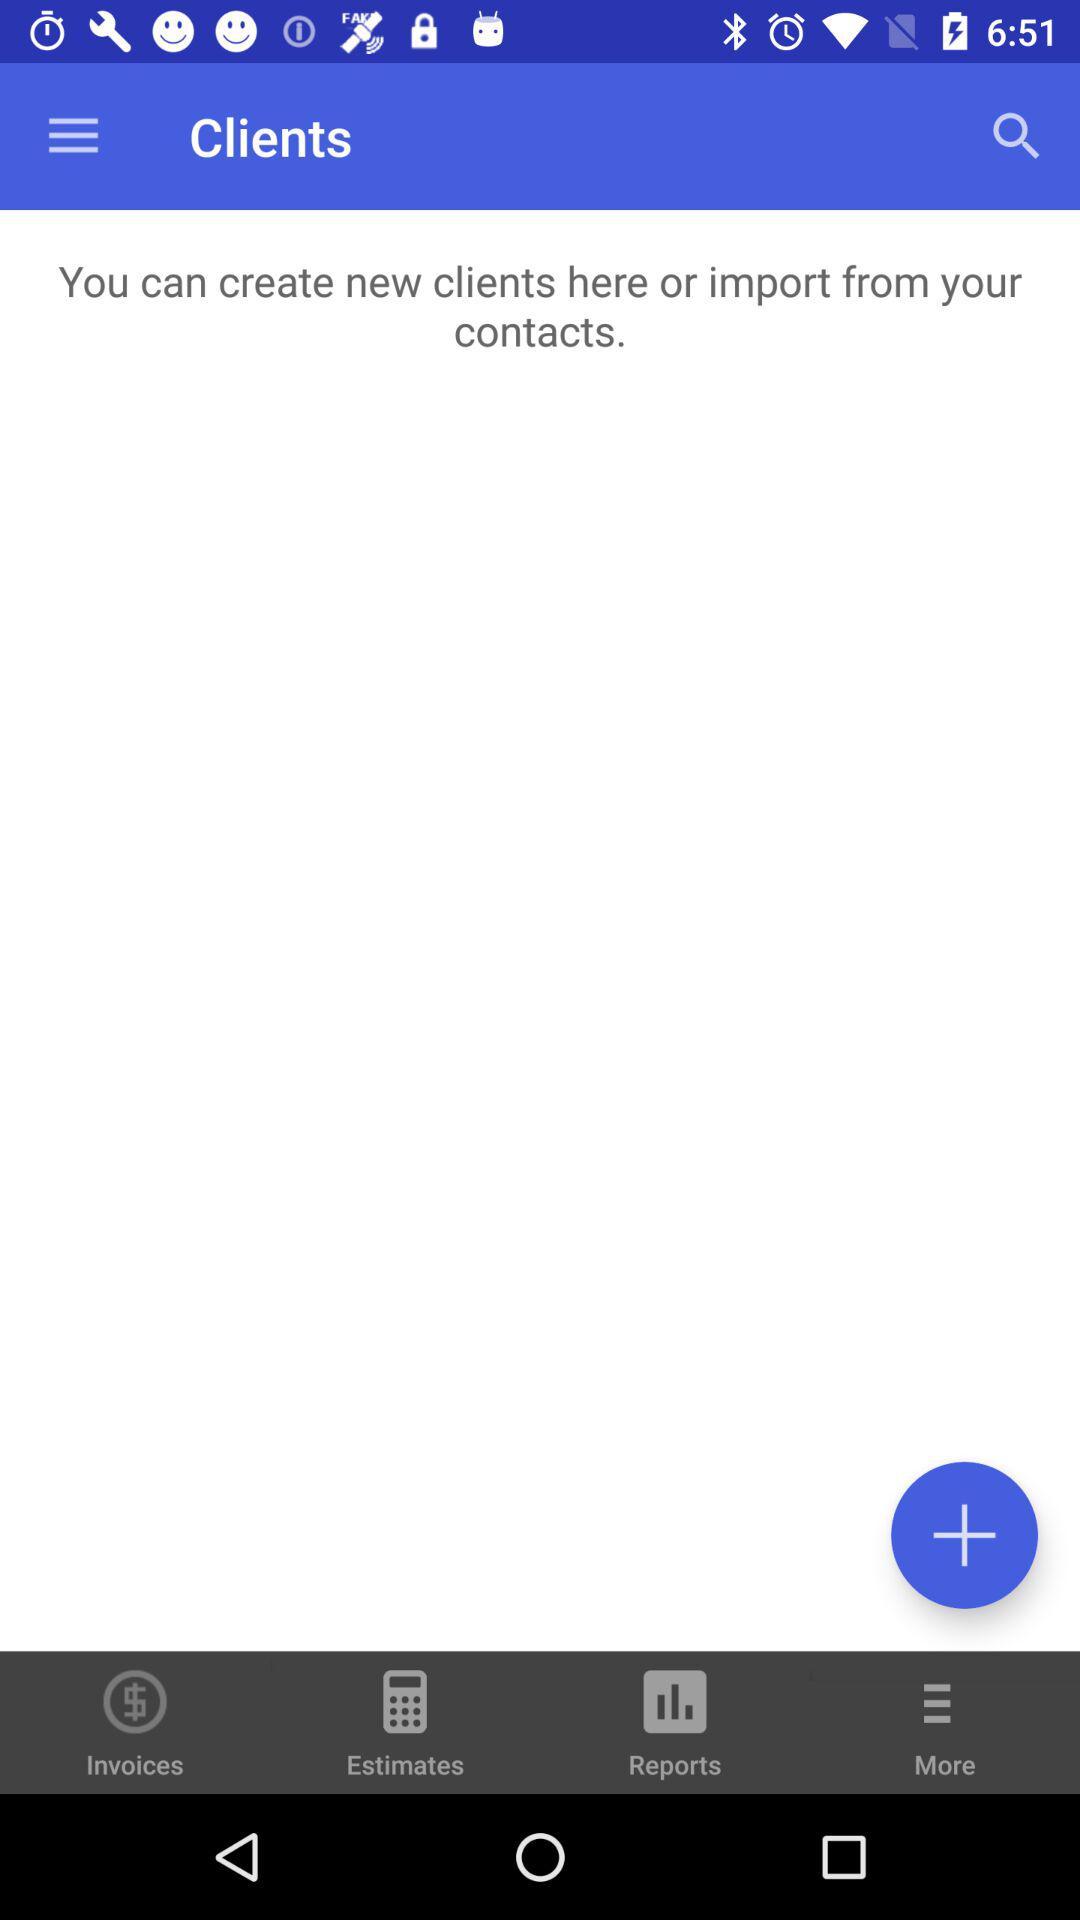  What do you see at coordinates (675, 1731) in the screenshot?
I see `the reports icon` at bounding box center [675, 1731].